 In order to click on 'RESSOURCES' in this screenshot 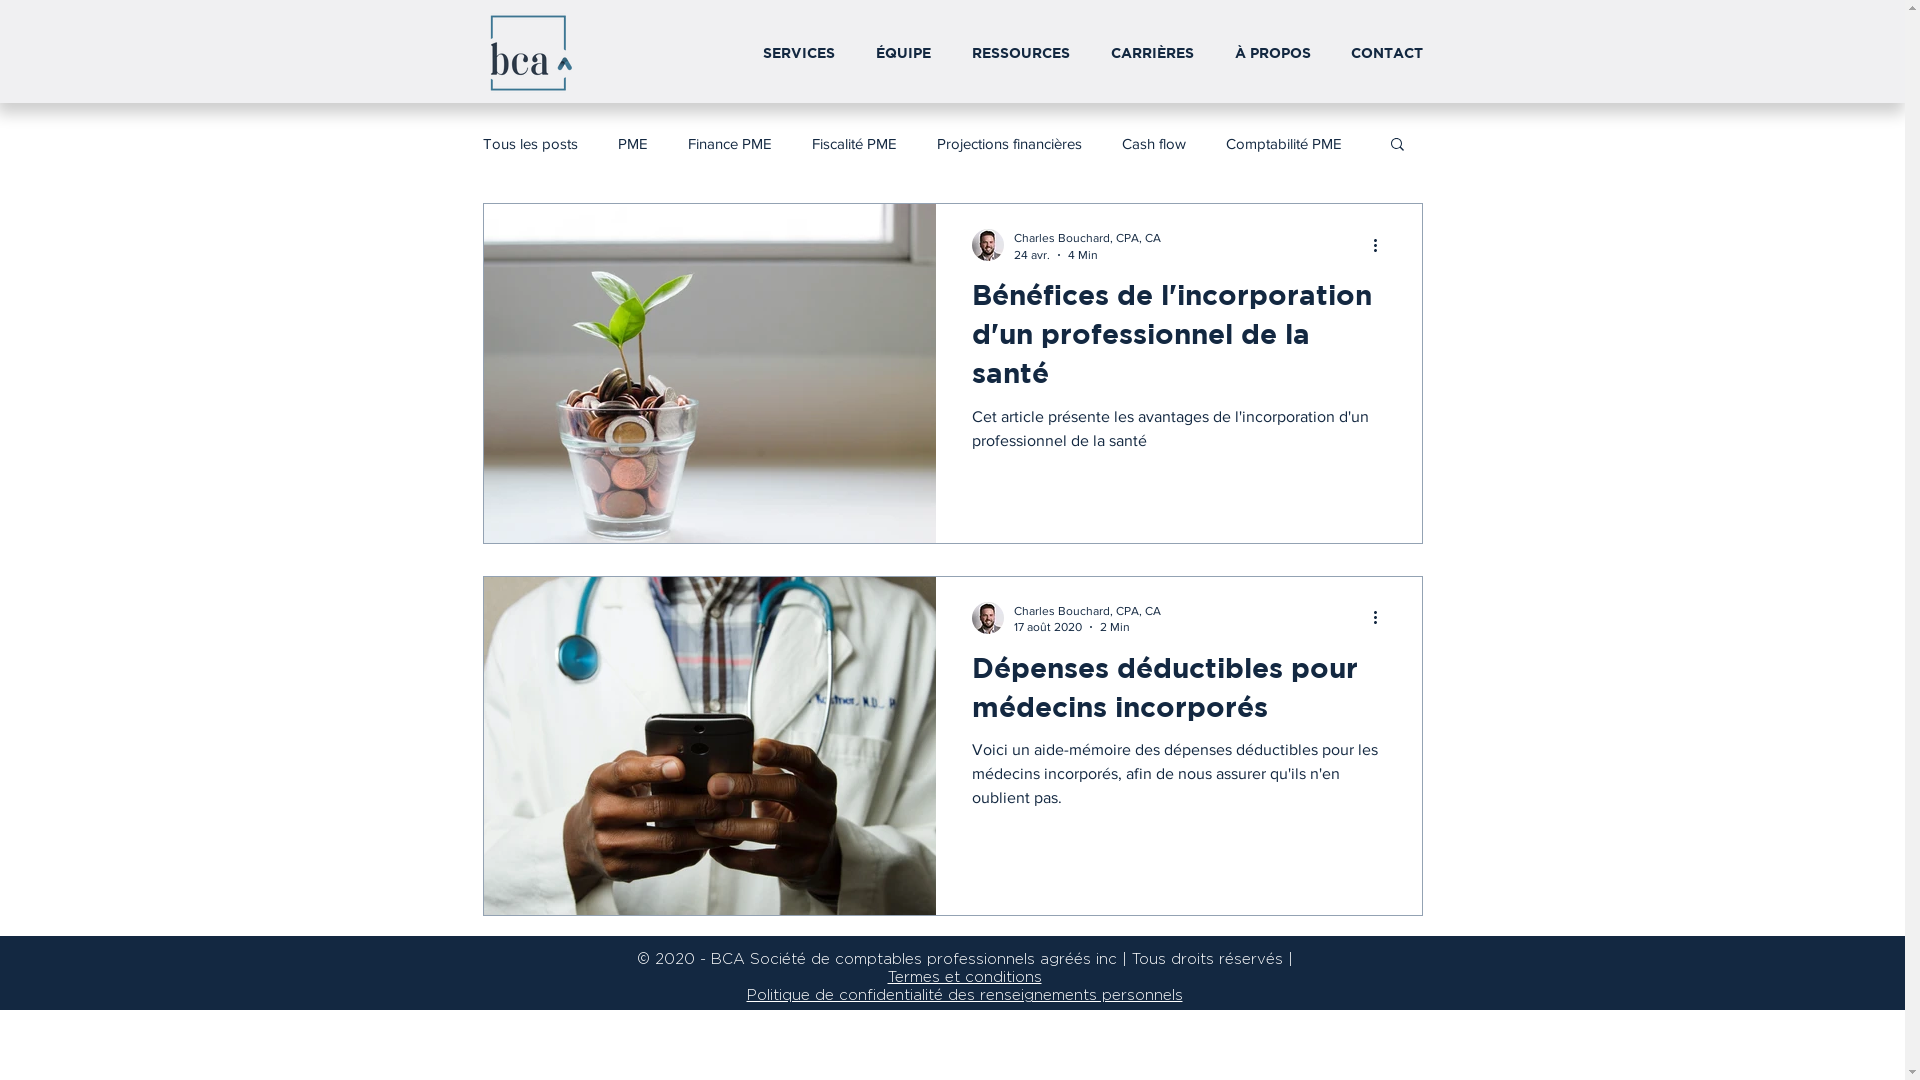, I will do `click(1021, 52)`.